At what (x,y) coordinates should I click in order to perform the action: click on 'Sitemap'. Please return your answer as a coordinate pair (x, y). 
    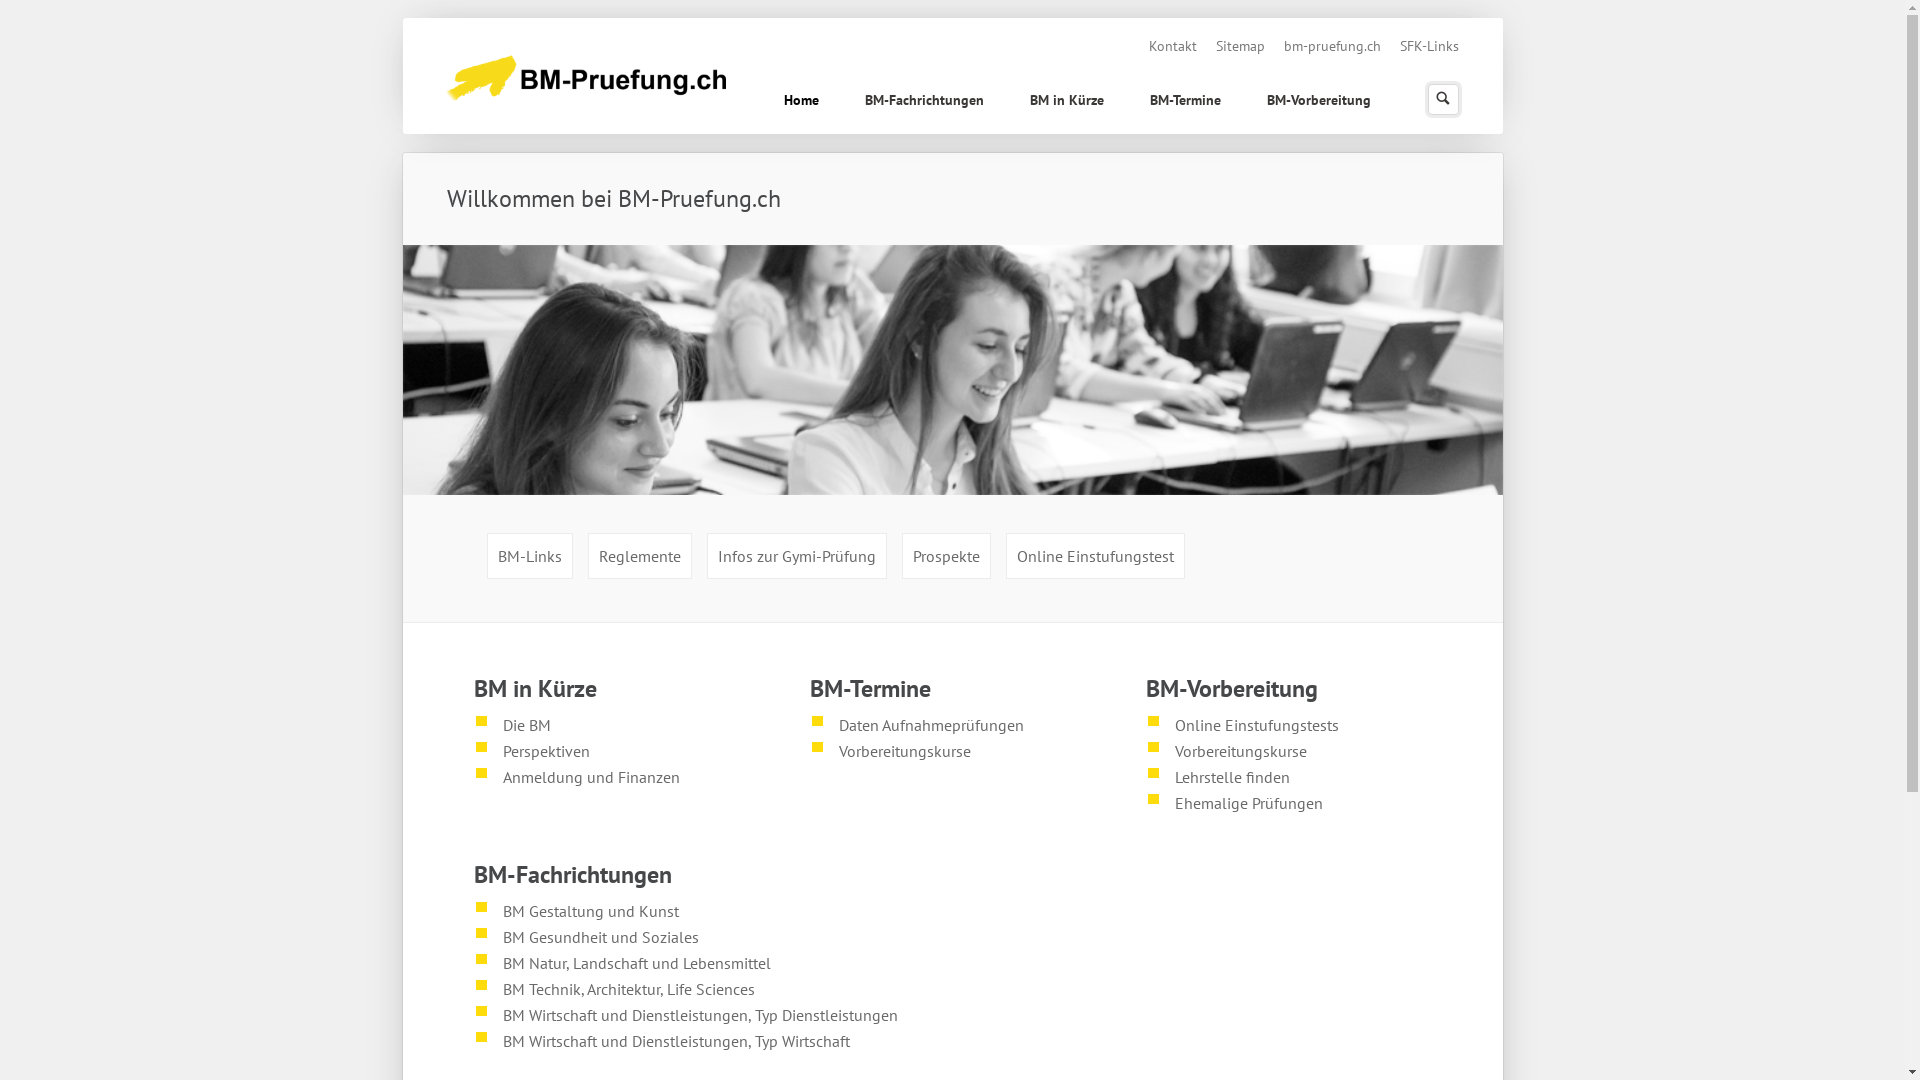
    Looking at the image, I should click on (1239, 45).